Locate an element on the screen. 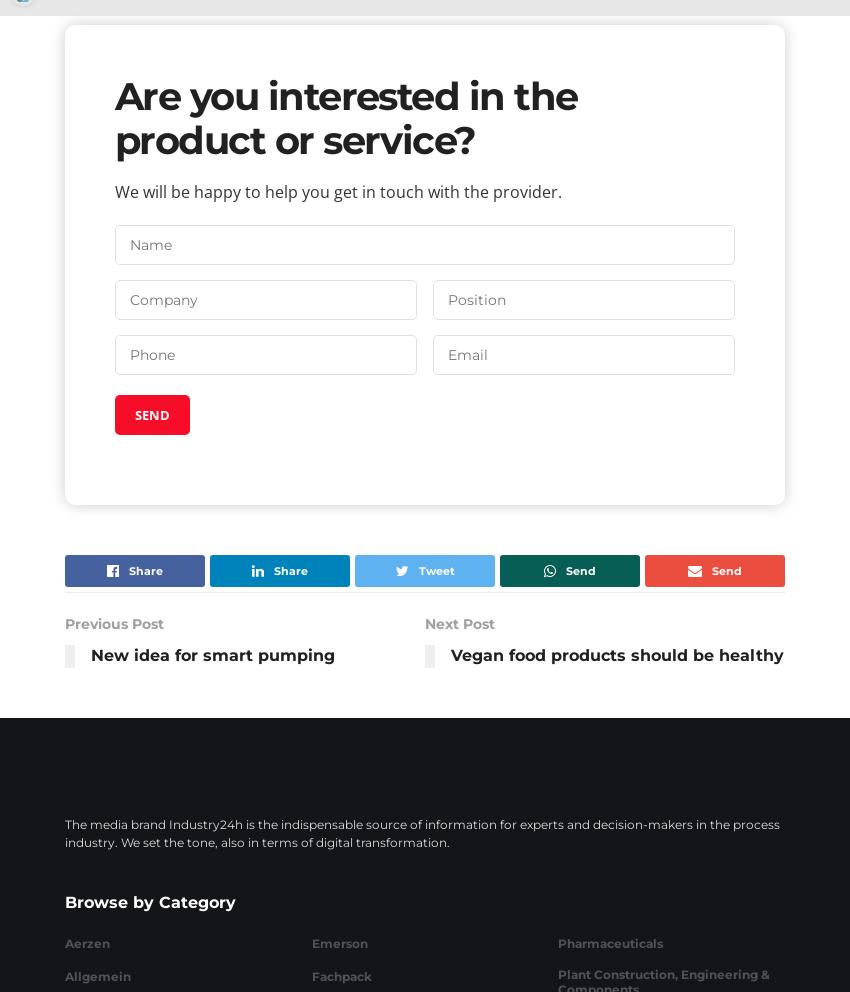 This screenshot has width=850, height=992. 'Are you interested in the product or service?' is located at coordinates (345, 117).